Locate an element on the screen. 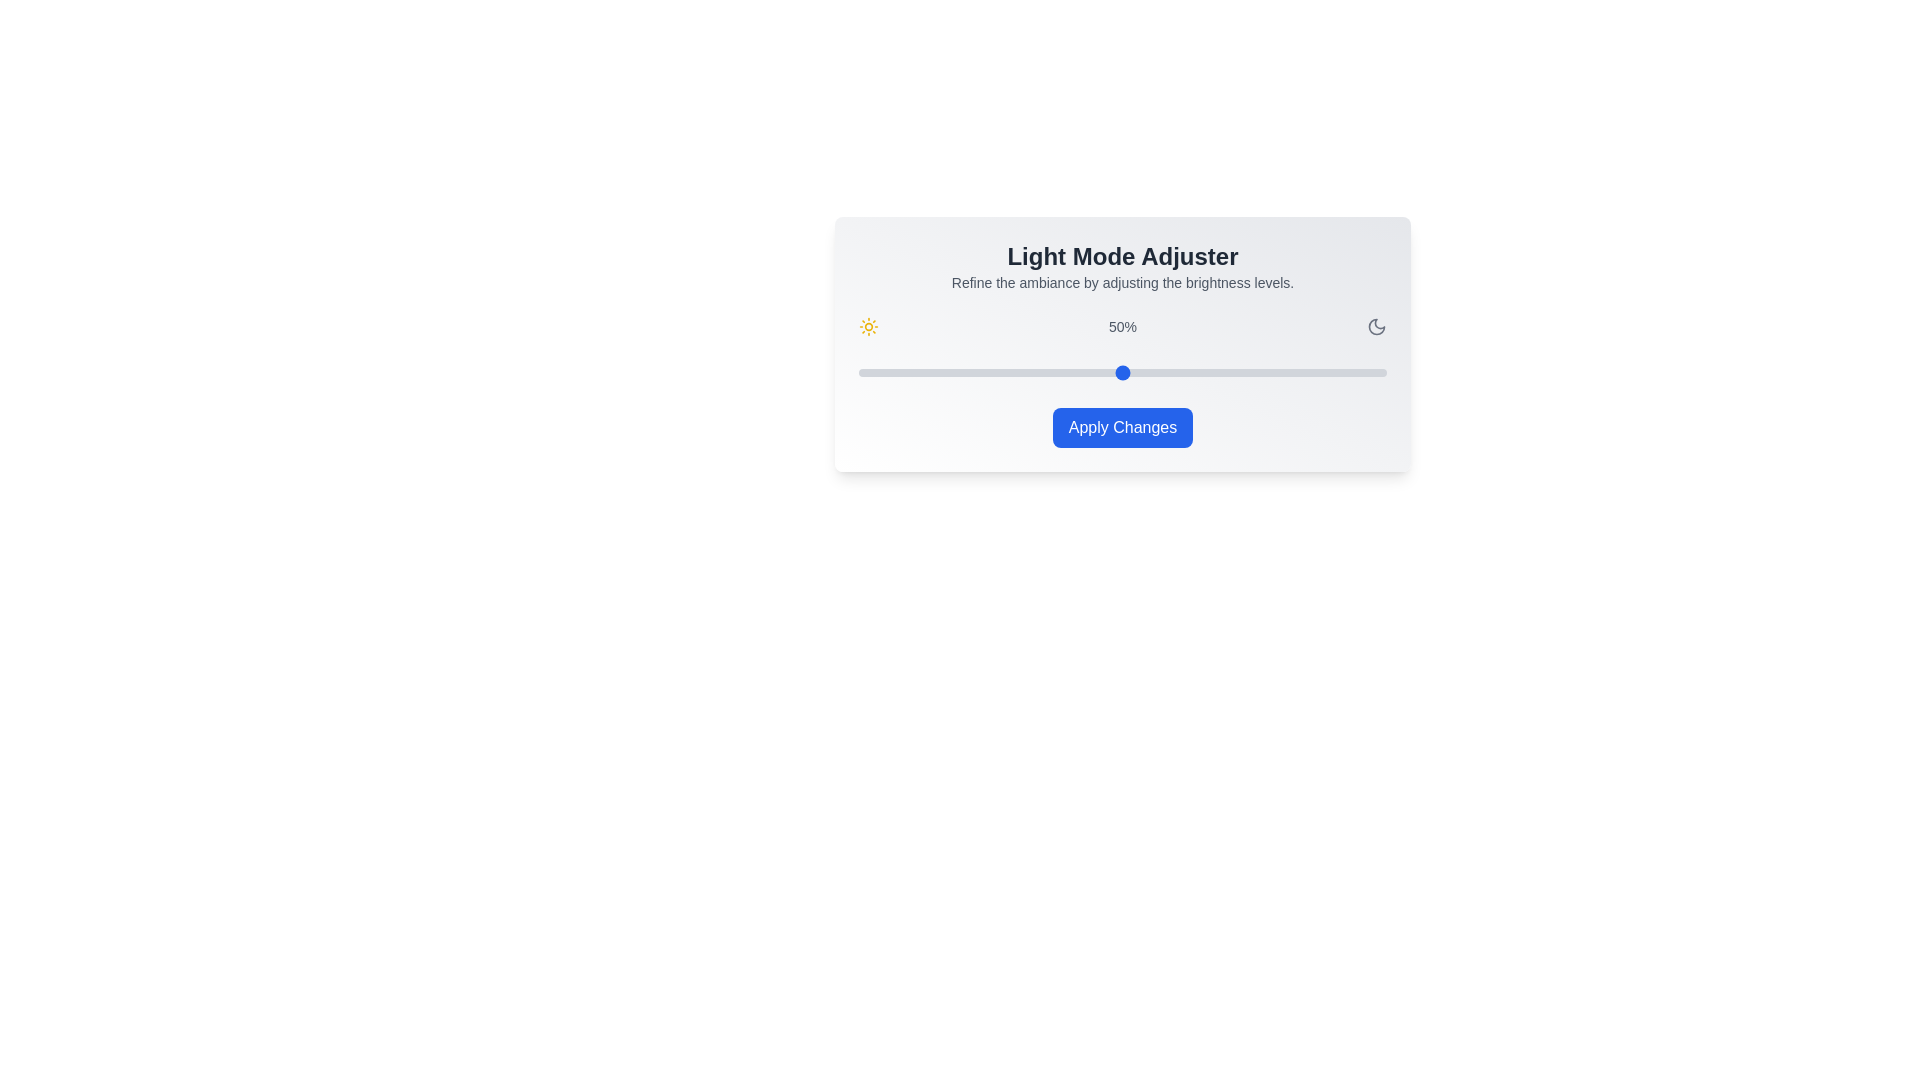  the 'Apply Changes' button is located at coordinates (1123, 427).